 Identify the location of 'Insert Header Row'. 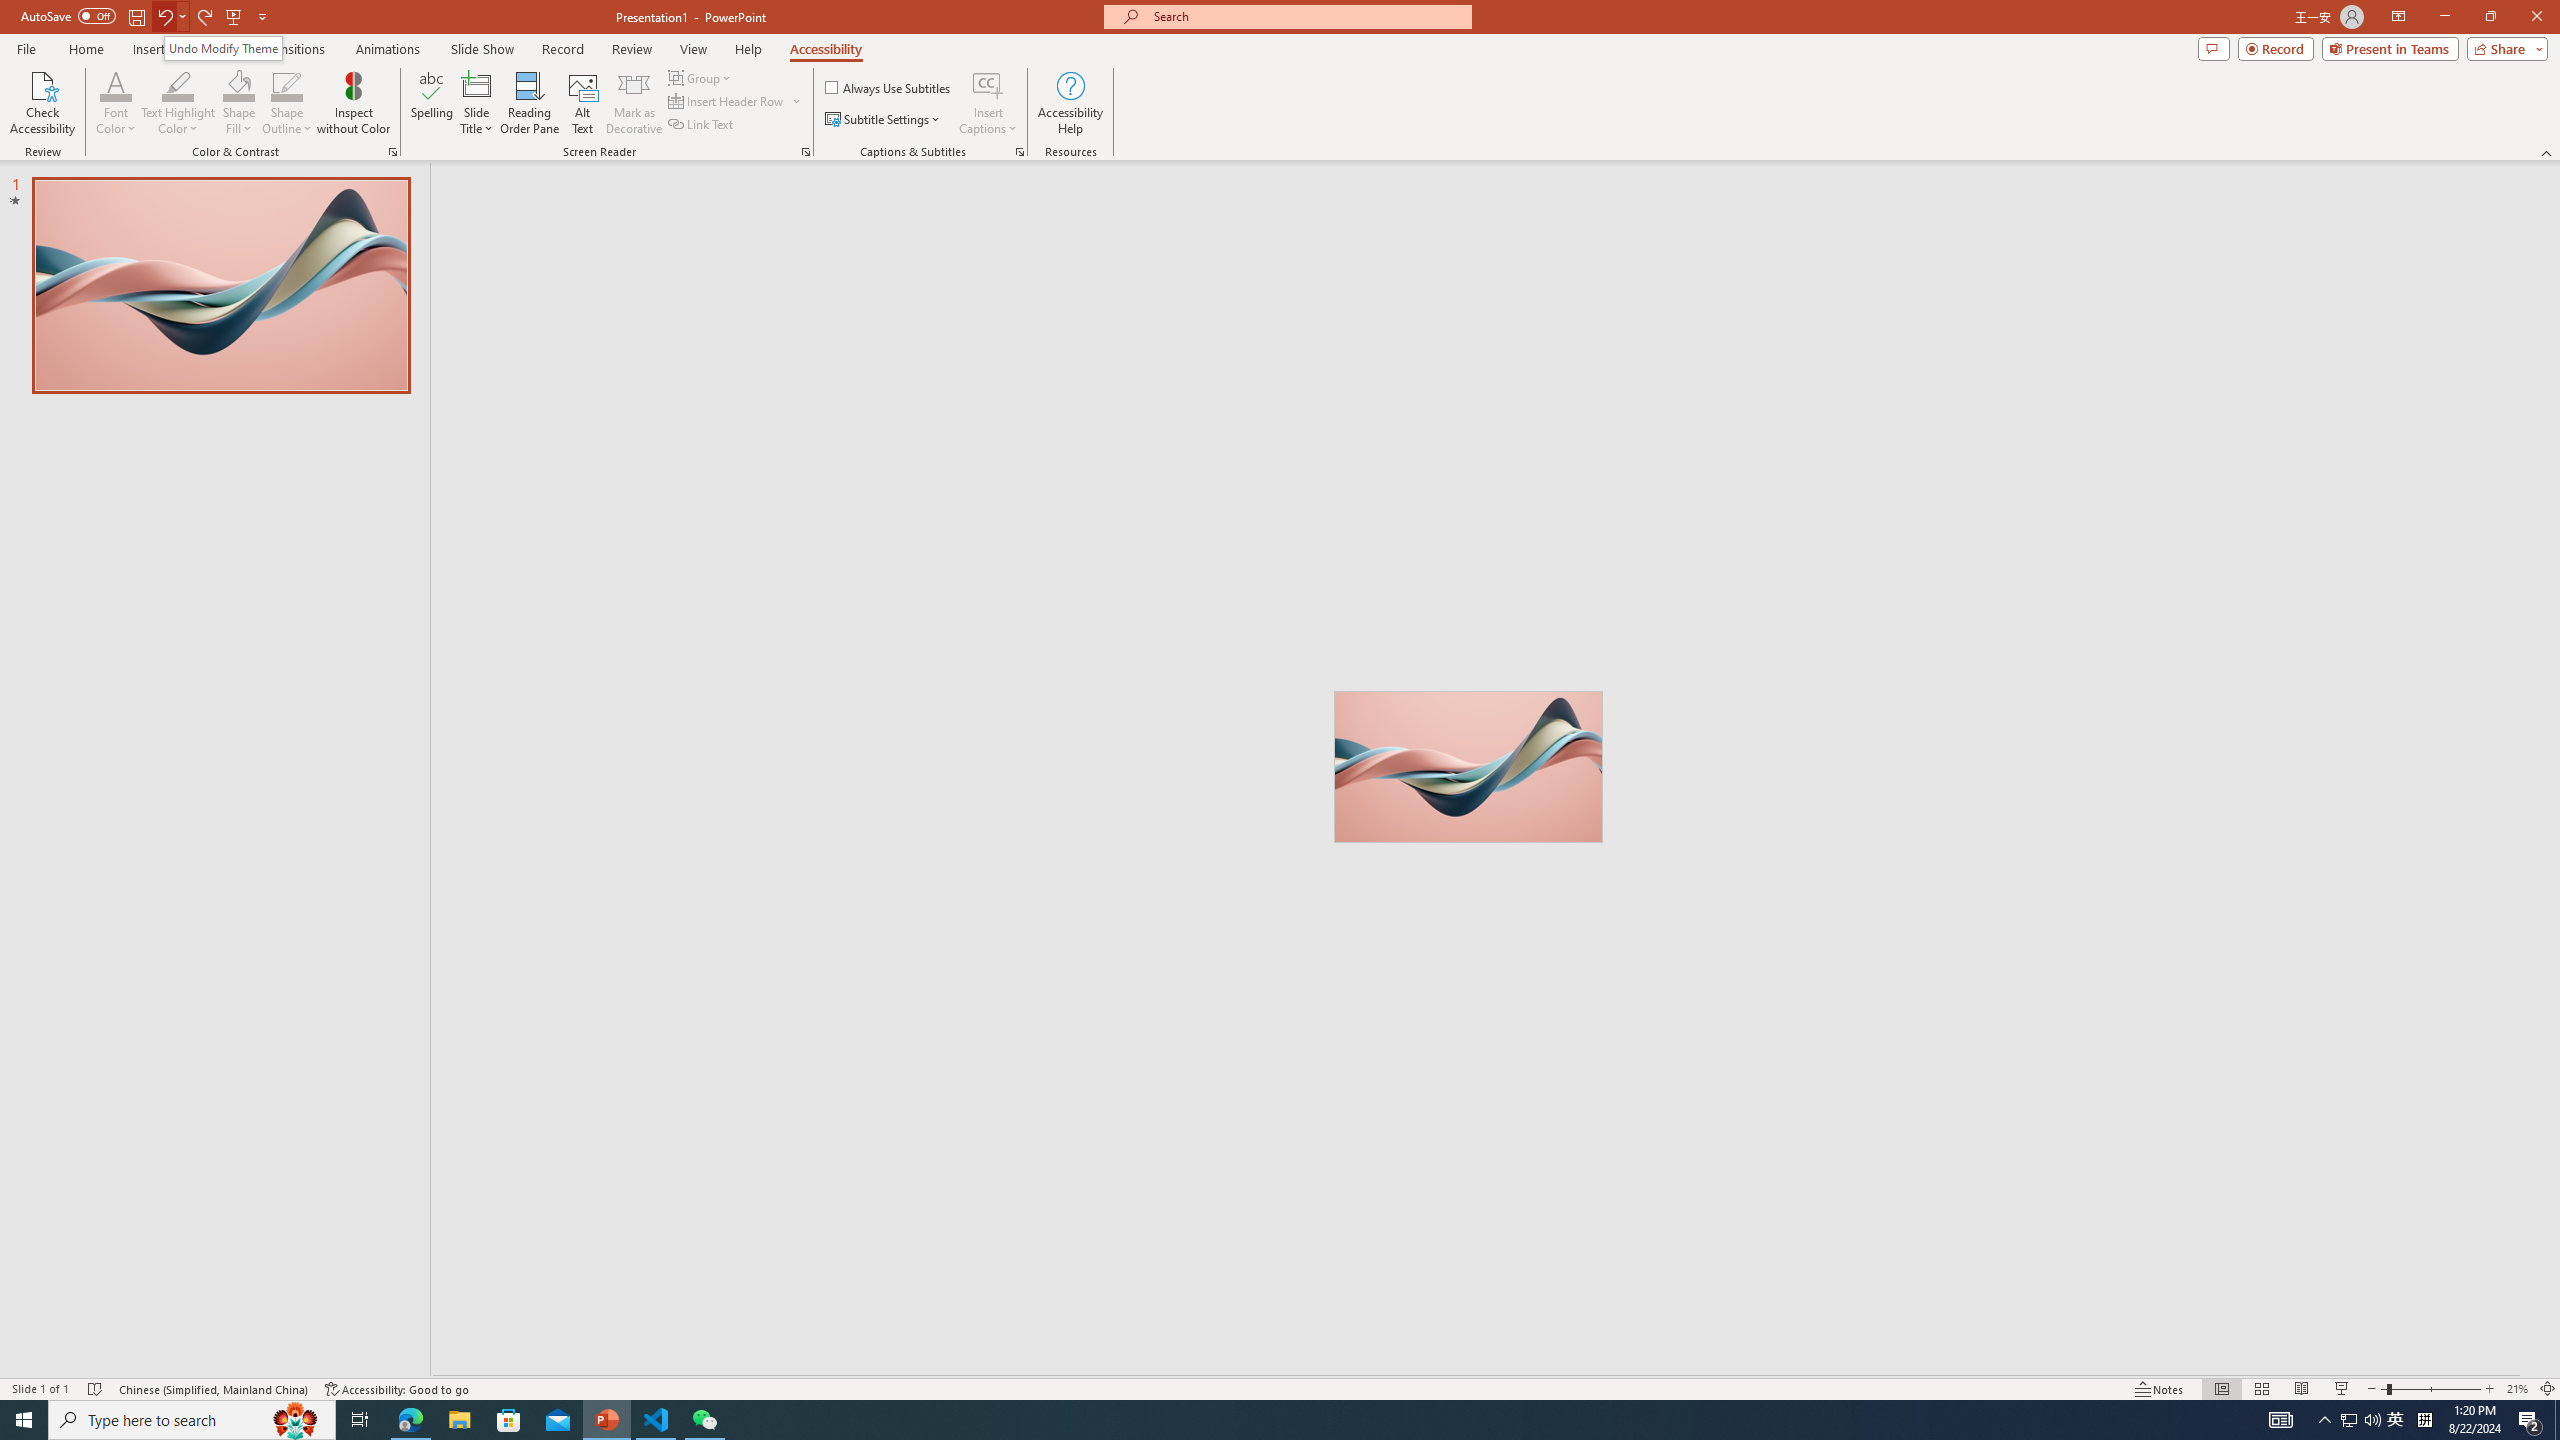
(735, 99).